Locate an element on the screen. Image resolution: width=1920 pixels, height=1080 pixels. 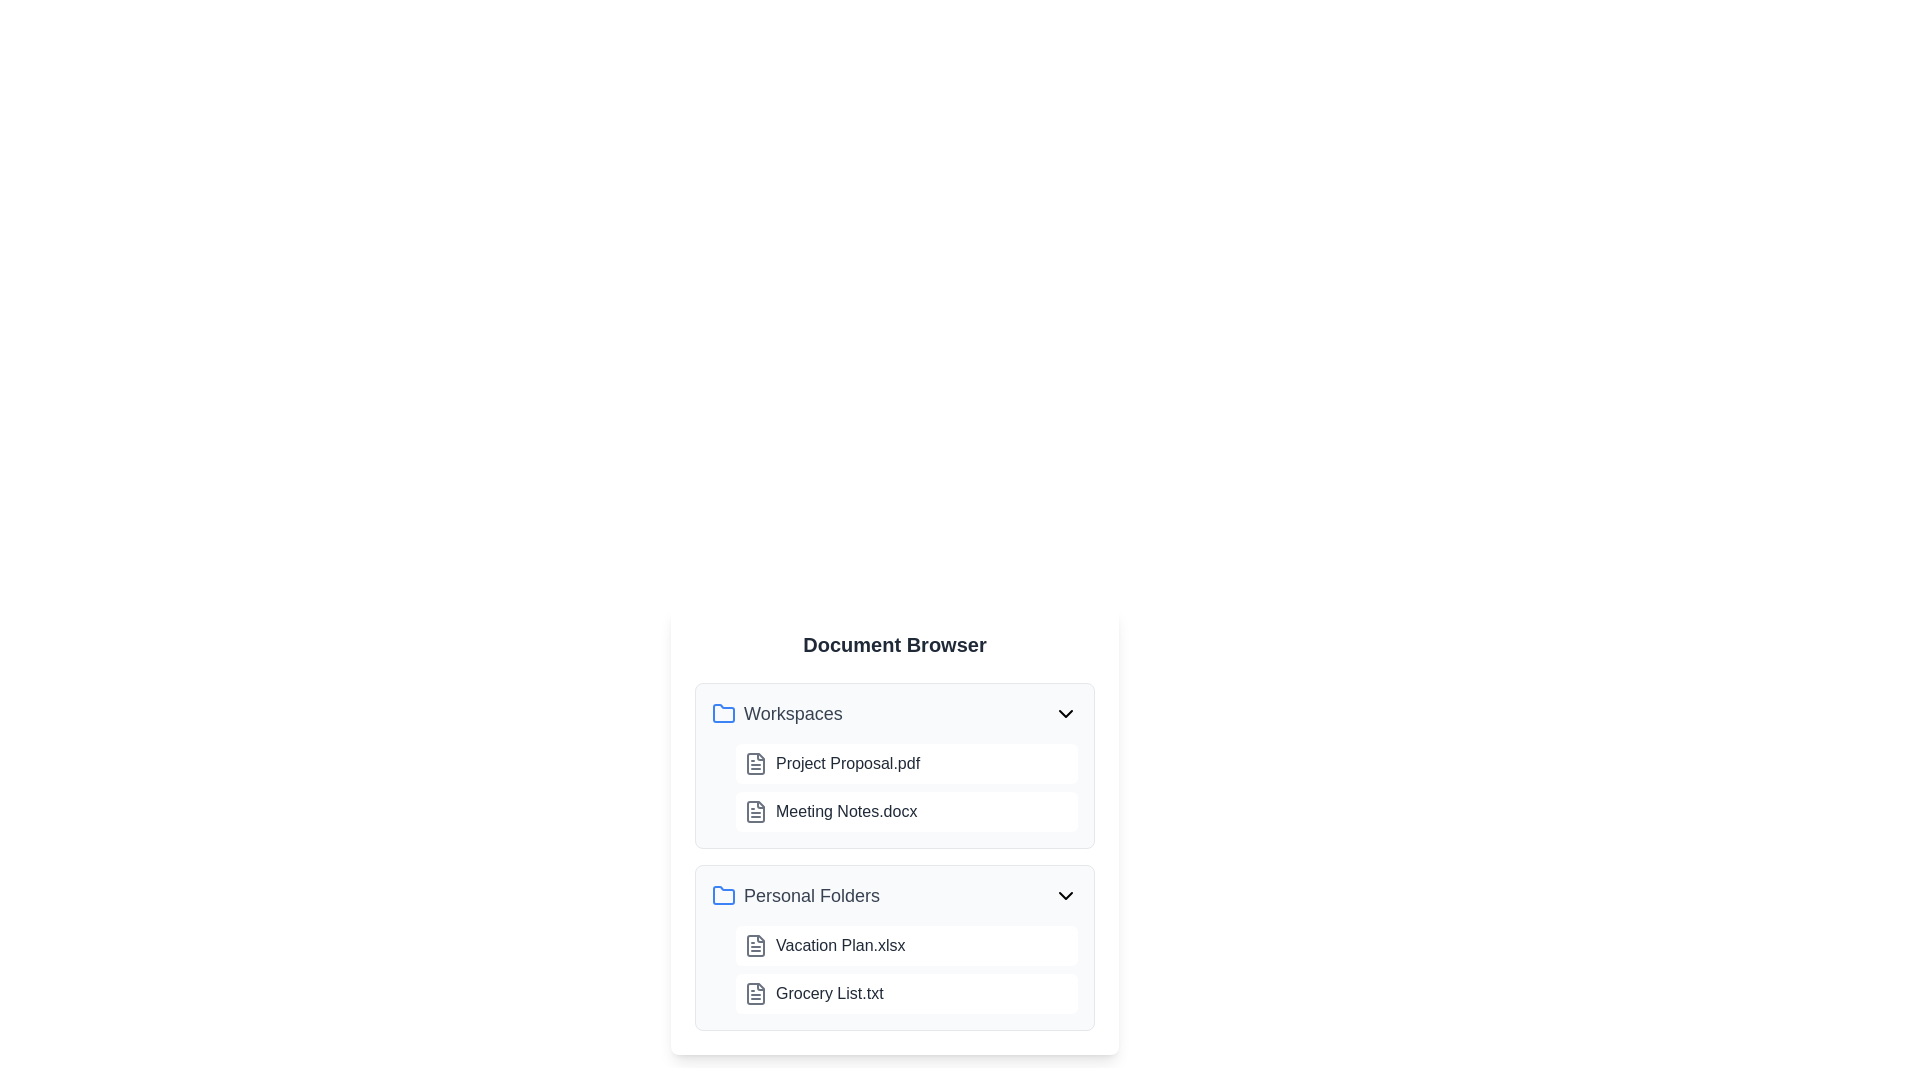
the text label that represents the file 'Grocery List.txt' located in the 'Personal Folders' section is located at coordinates (829, 994).